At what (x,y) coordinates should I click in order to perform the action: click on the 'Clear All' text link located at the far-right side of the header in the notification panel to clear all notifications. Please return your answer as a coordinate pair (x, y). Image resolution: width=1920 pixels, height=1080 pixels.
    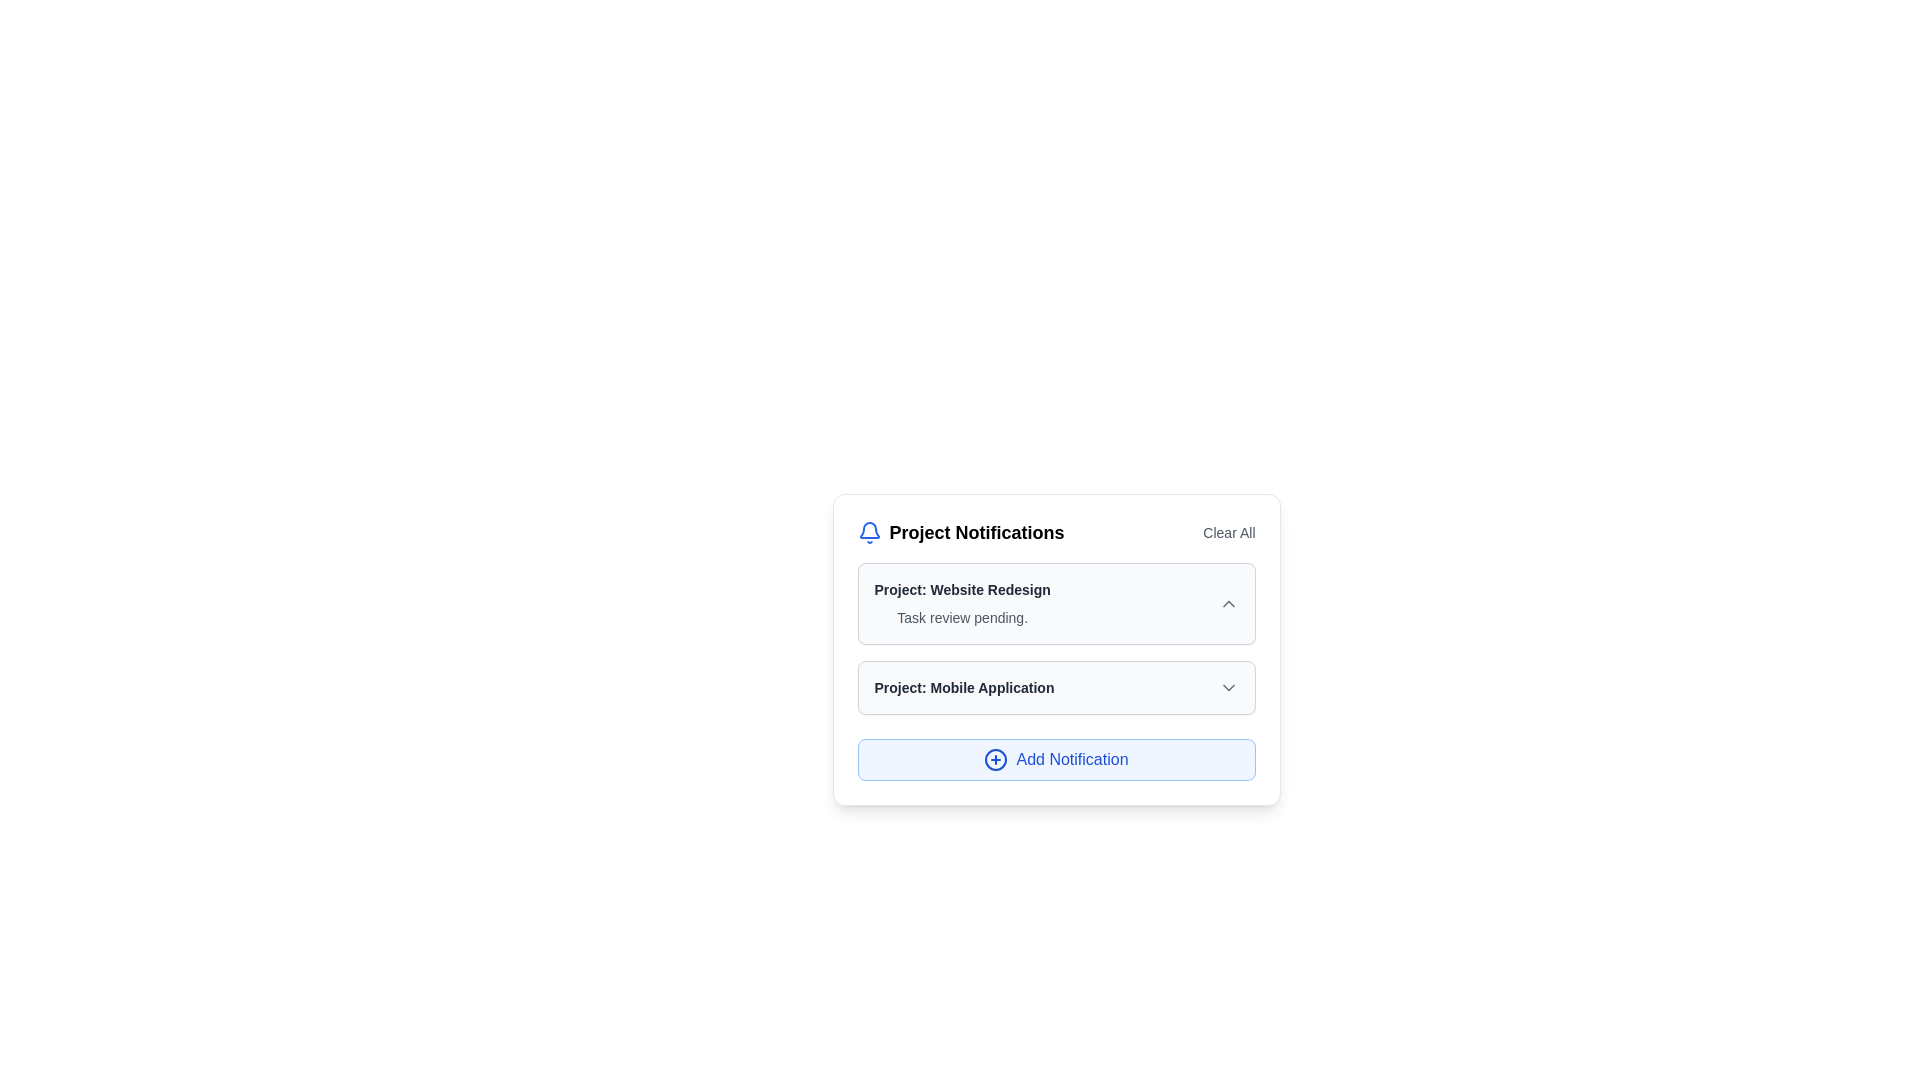
    Looking at the image, I should click on (1228, 531).